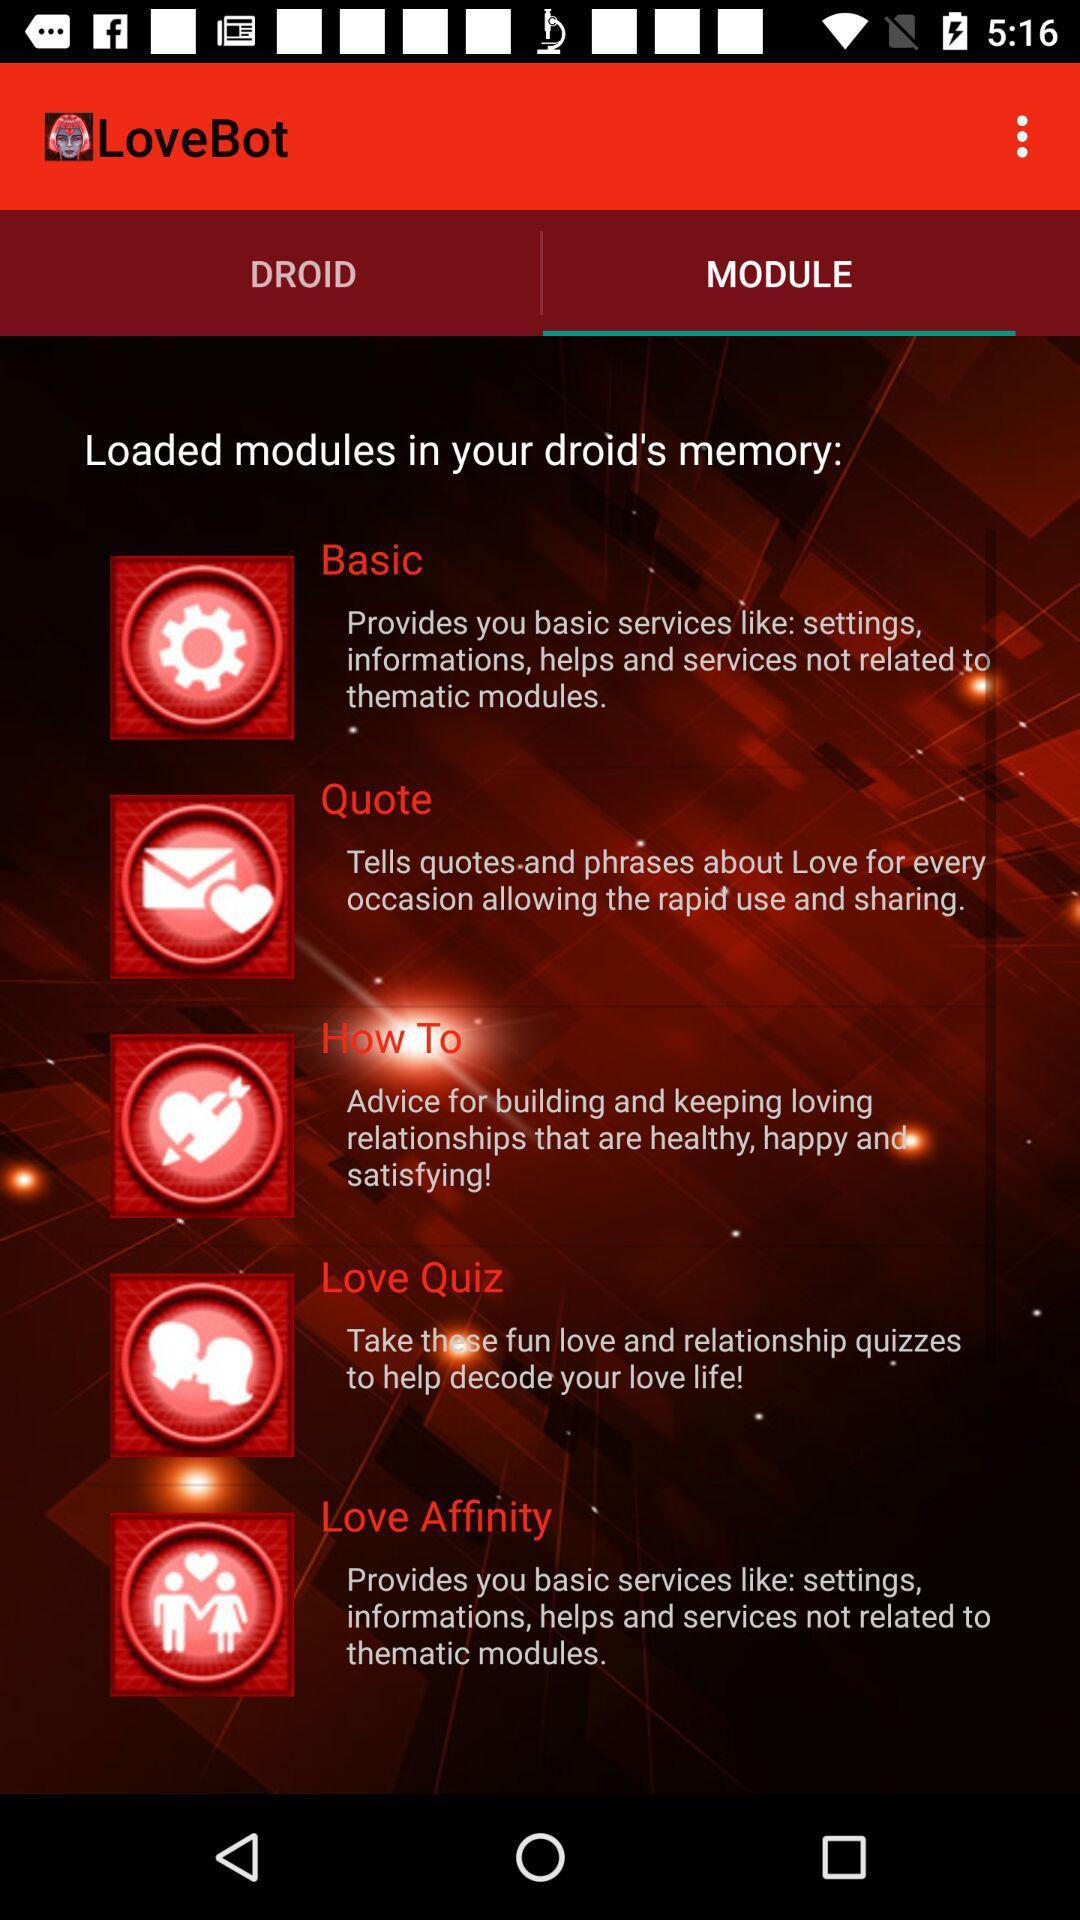  Describe the element at coordinates (658, 1520) in the screenshot. I see `the icon above provides you basic item` at that location.